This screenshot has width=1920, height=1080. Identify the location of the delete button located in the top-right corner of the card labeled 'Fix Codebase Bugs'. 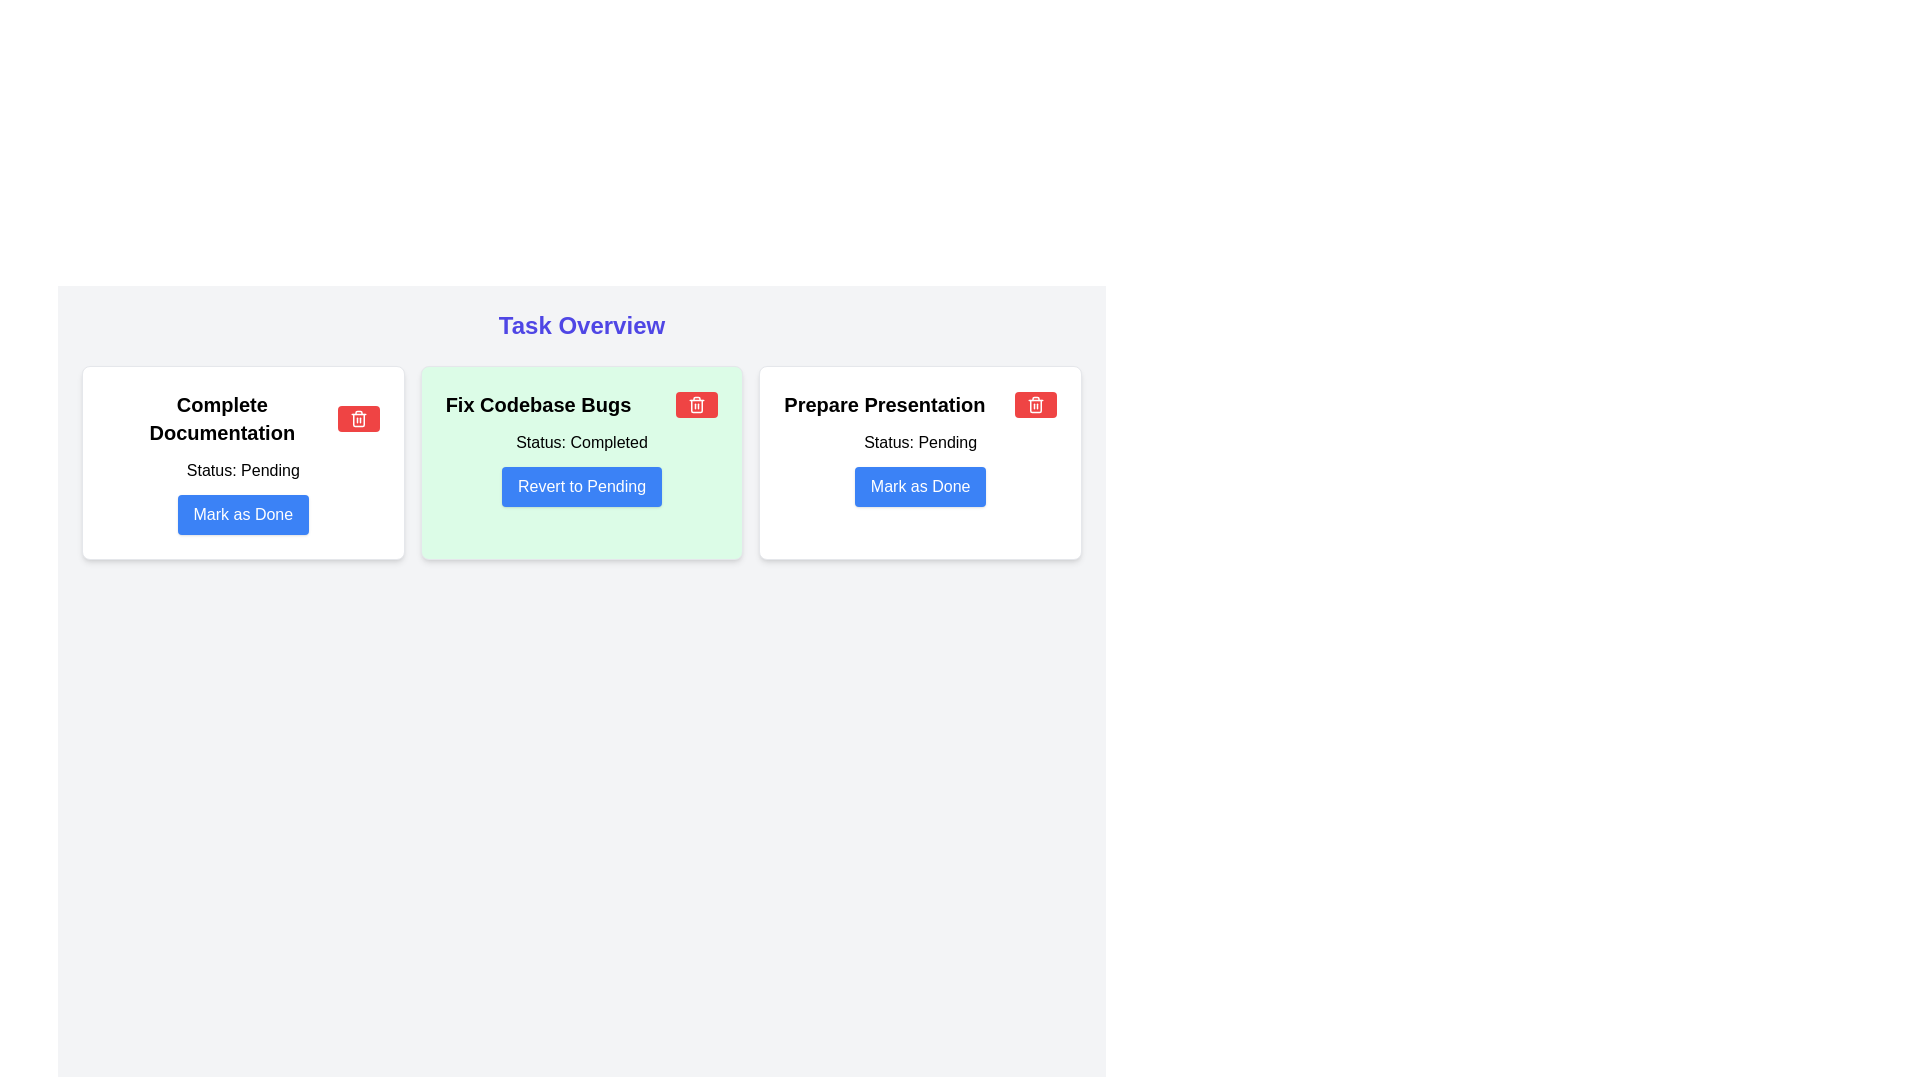
(697, 405).